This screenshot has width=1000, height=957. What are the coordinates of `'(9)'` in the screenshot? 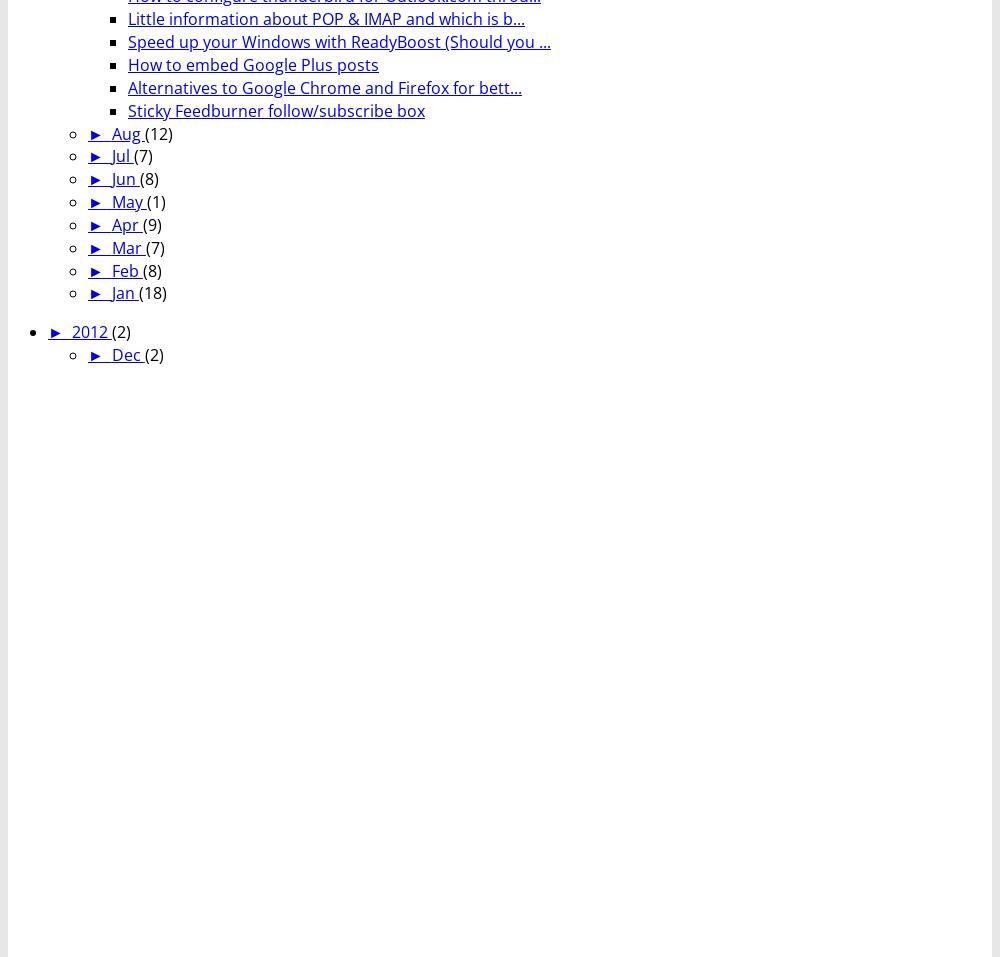 It's located at (151, 223).